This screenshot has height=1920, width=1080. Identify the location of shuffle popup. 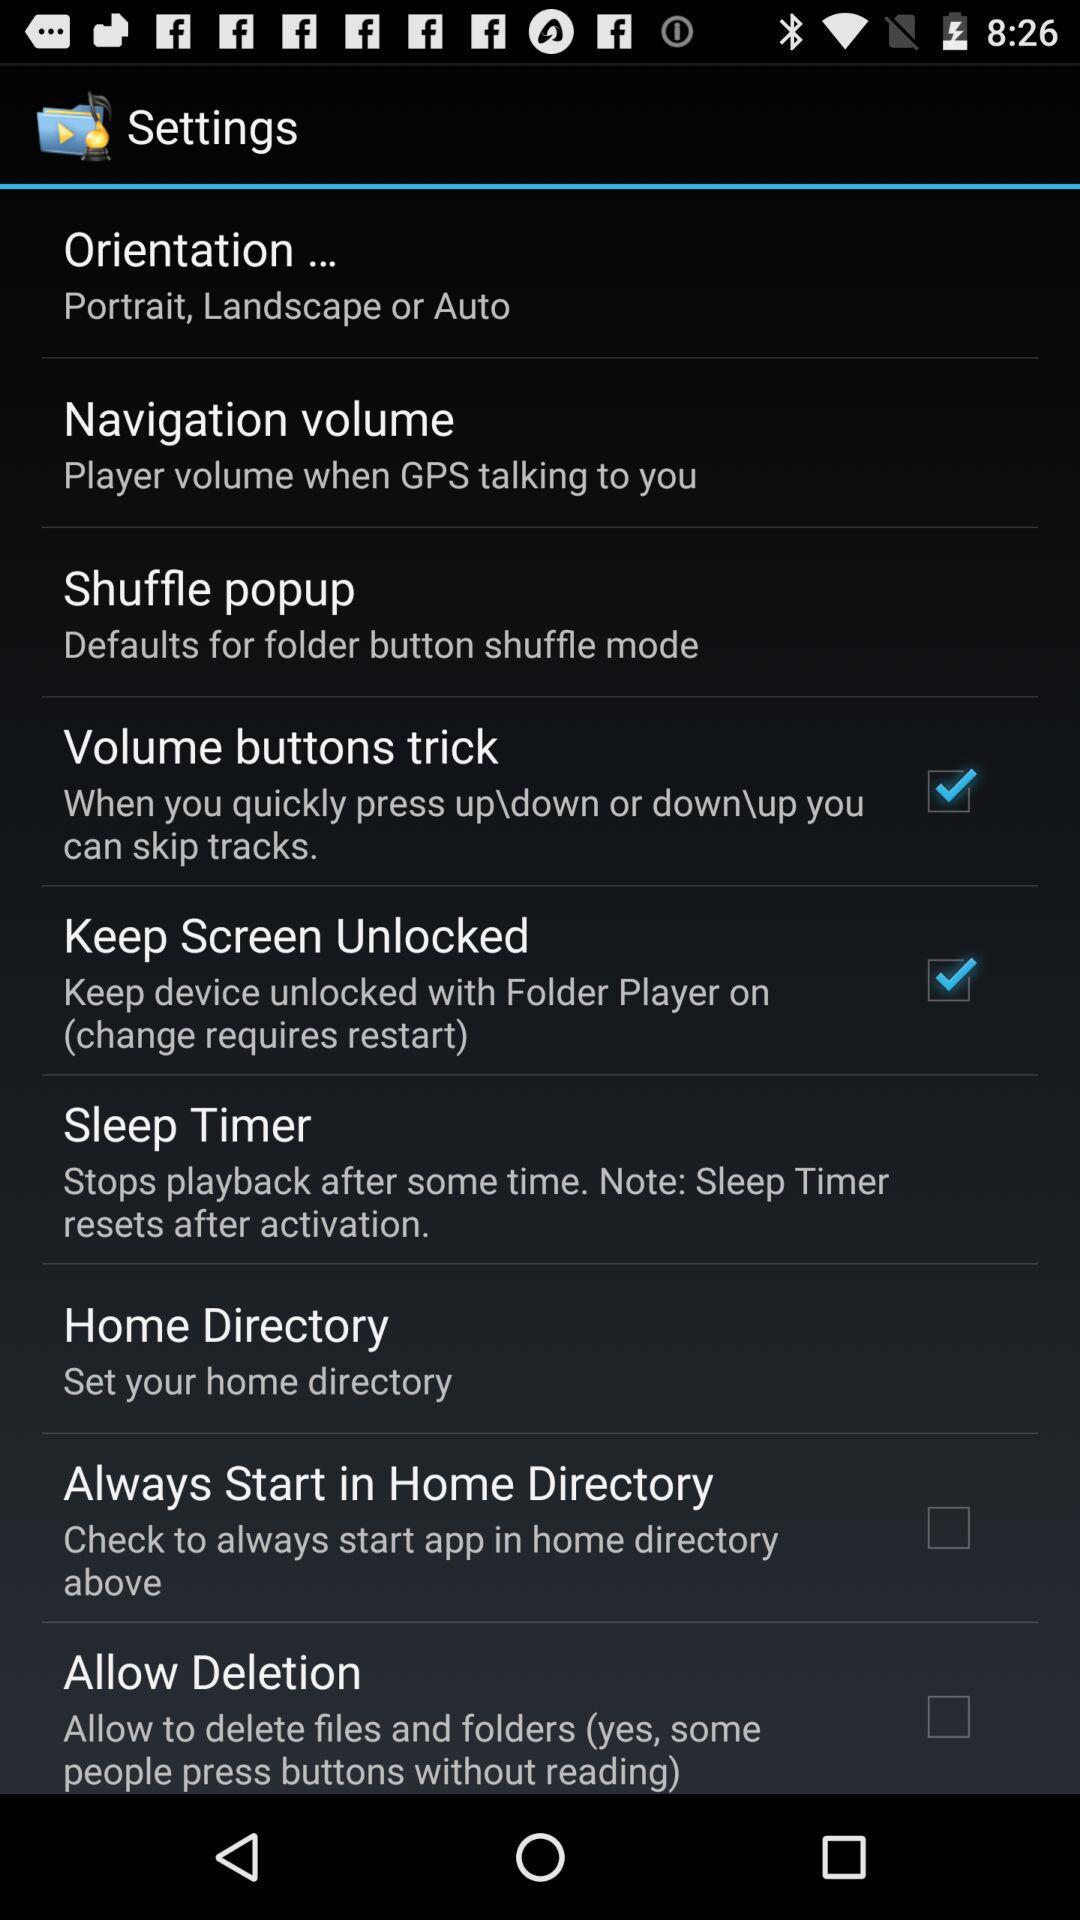
(209, 585).